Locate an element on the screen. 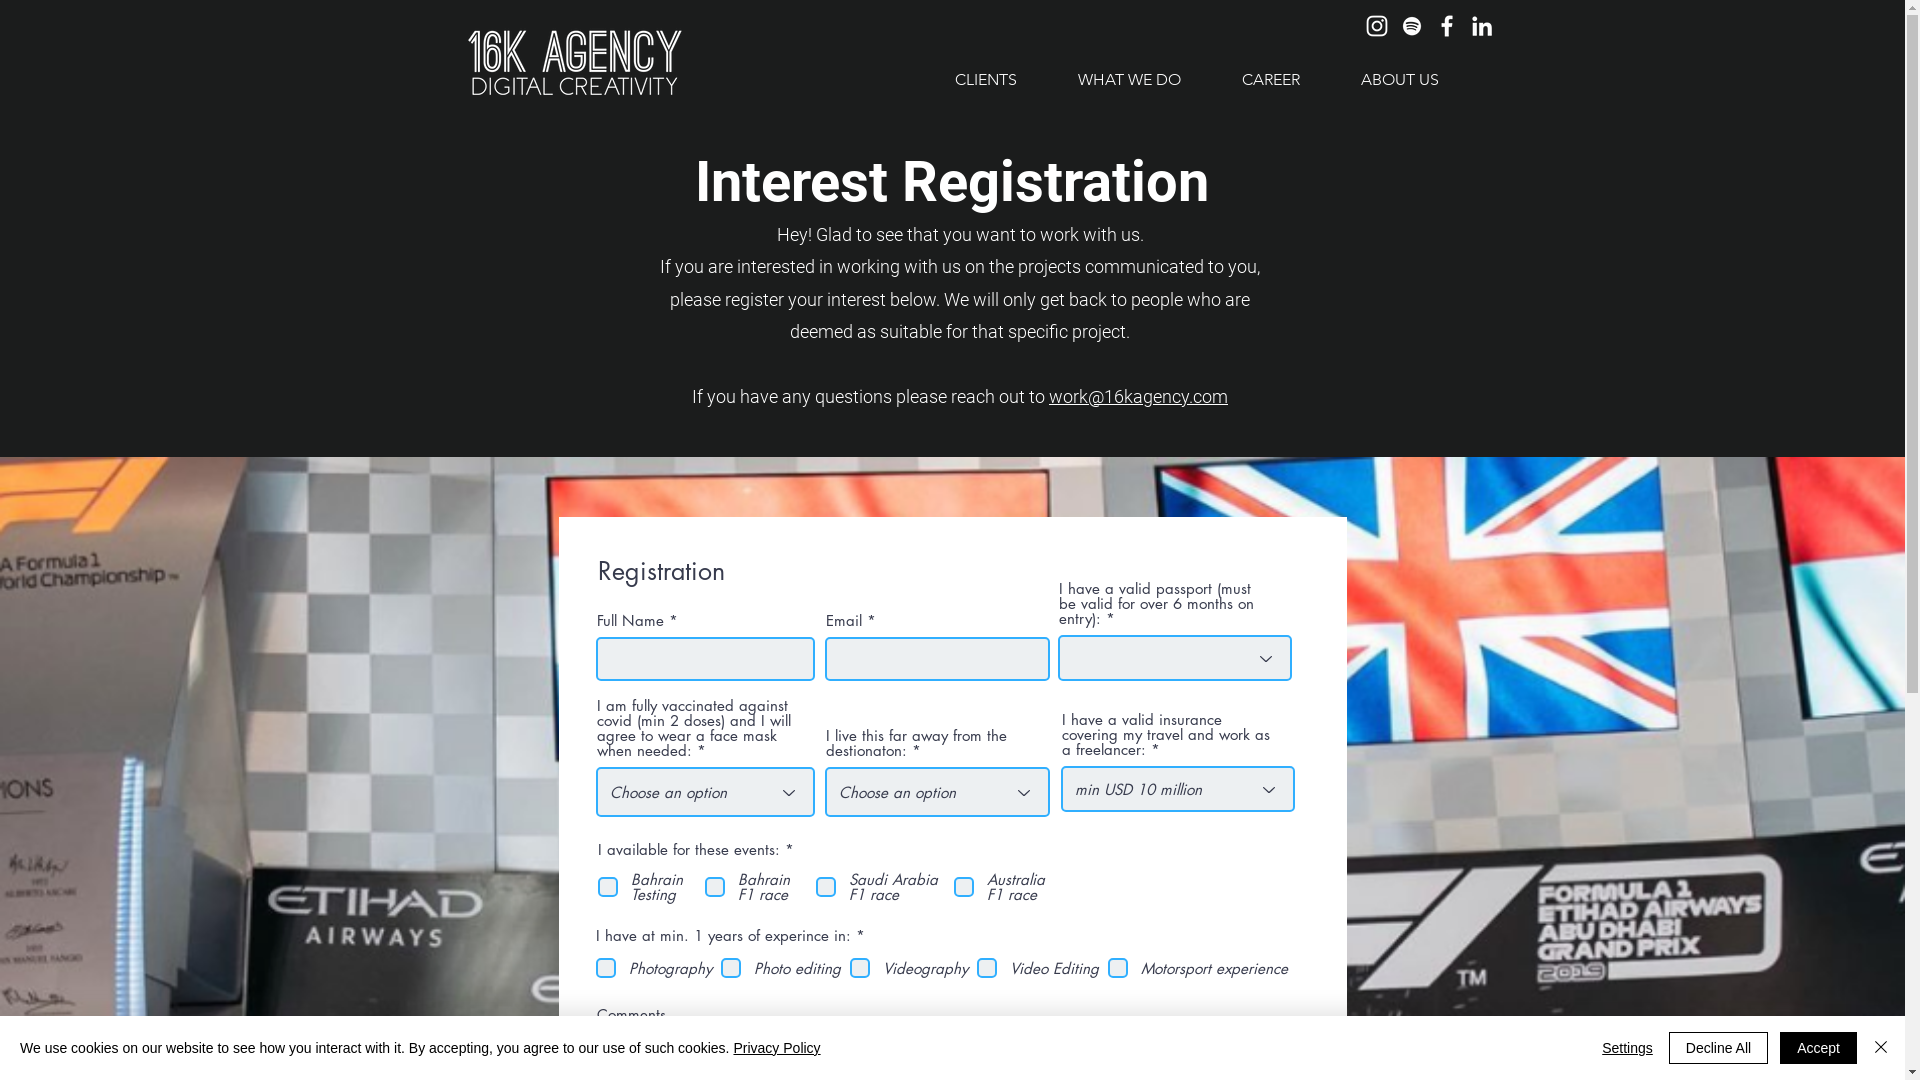  'Privacy Policy' is located at coordinates (775, 1047).